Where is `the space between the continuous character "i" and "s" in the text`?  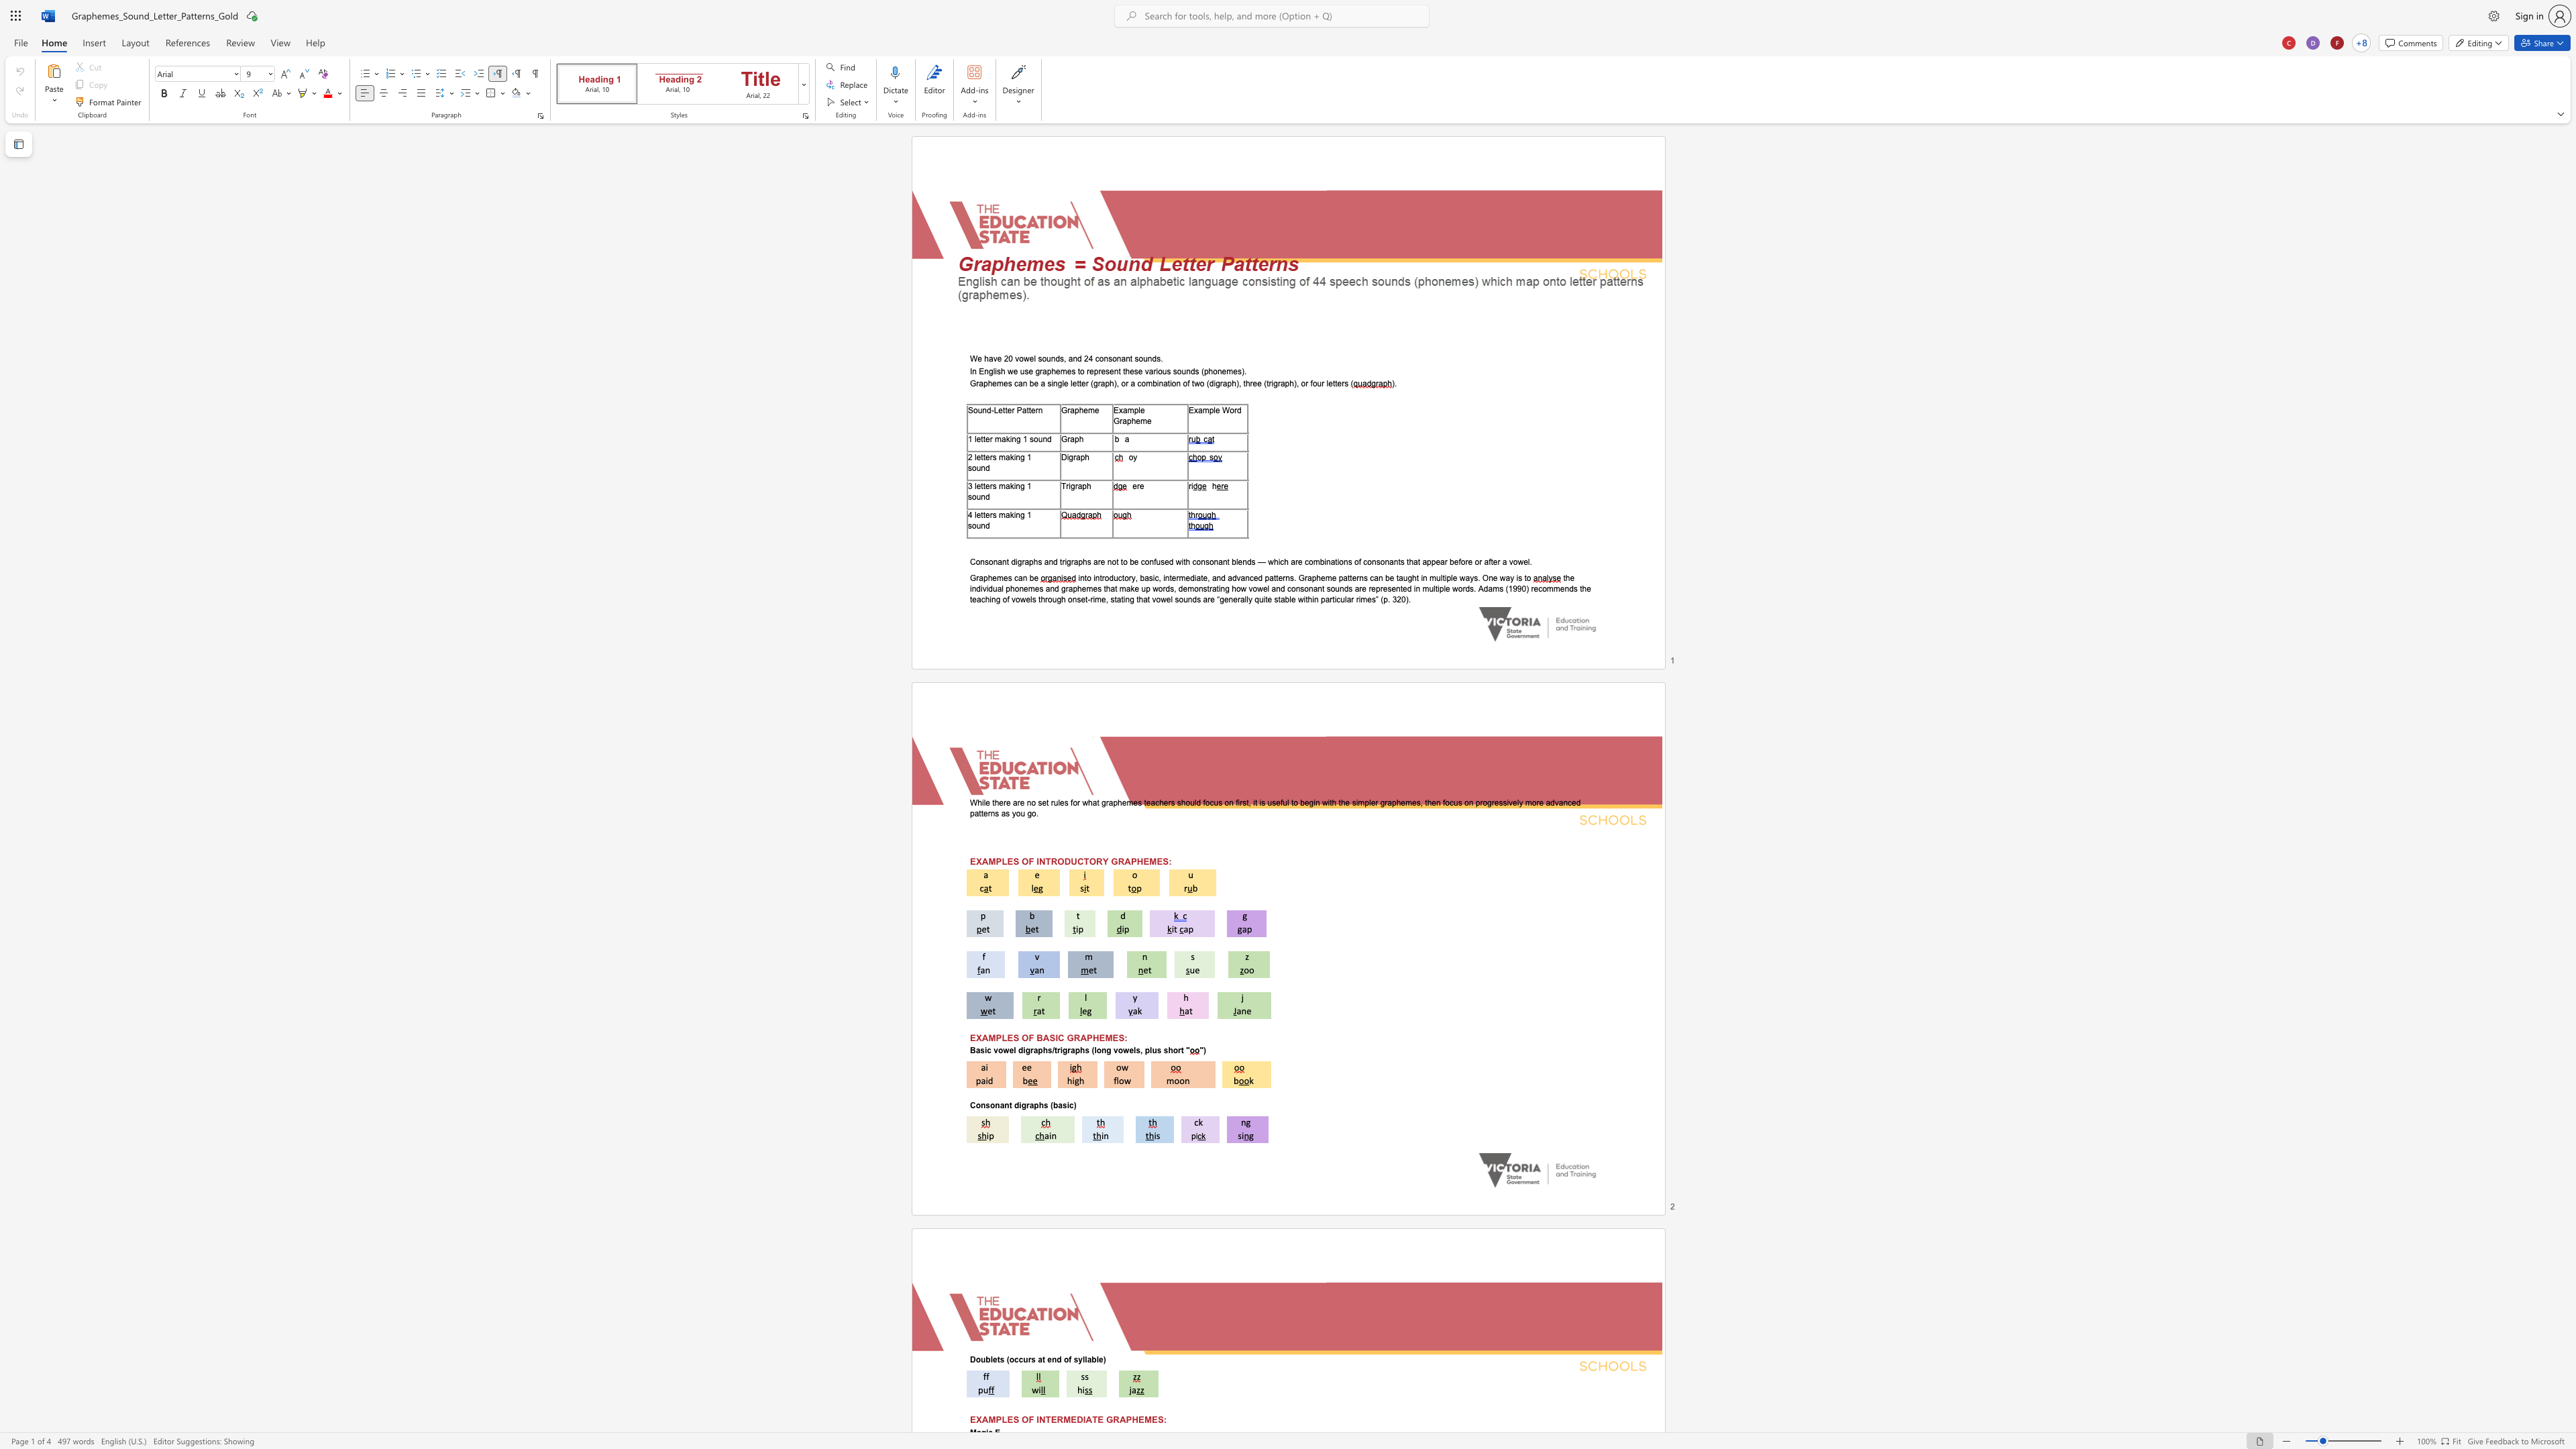
the space between the continuous character "i" and "s" in the text is located at coordinates (996, 370).